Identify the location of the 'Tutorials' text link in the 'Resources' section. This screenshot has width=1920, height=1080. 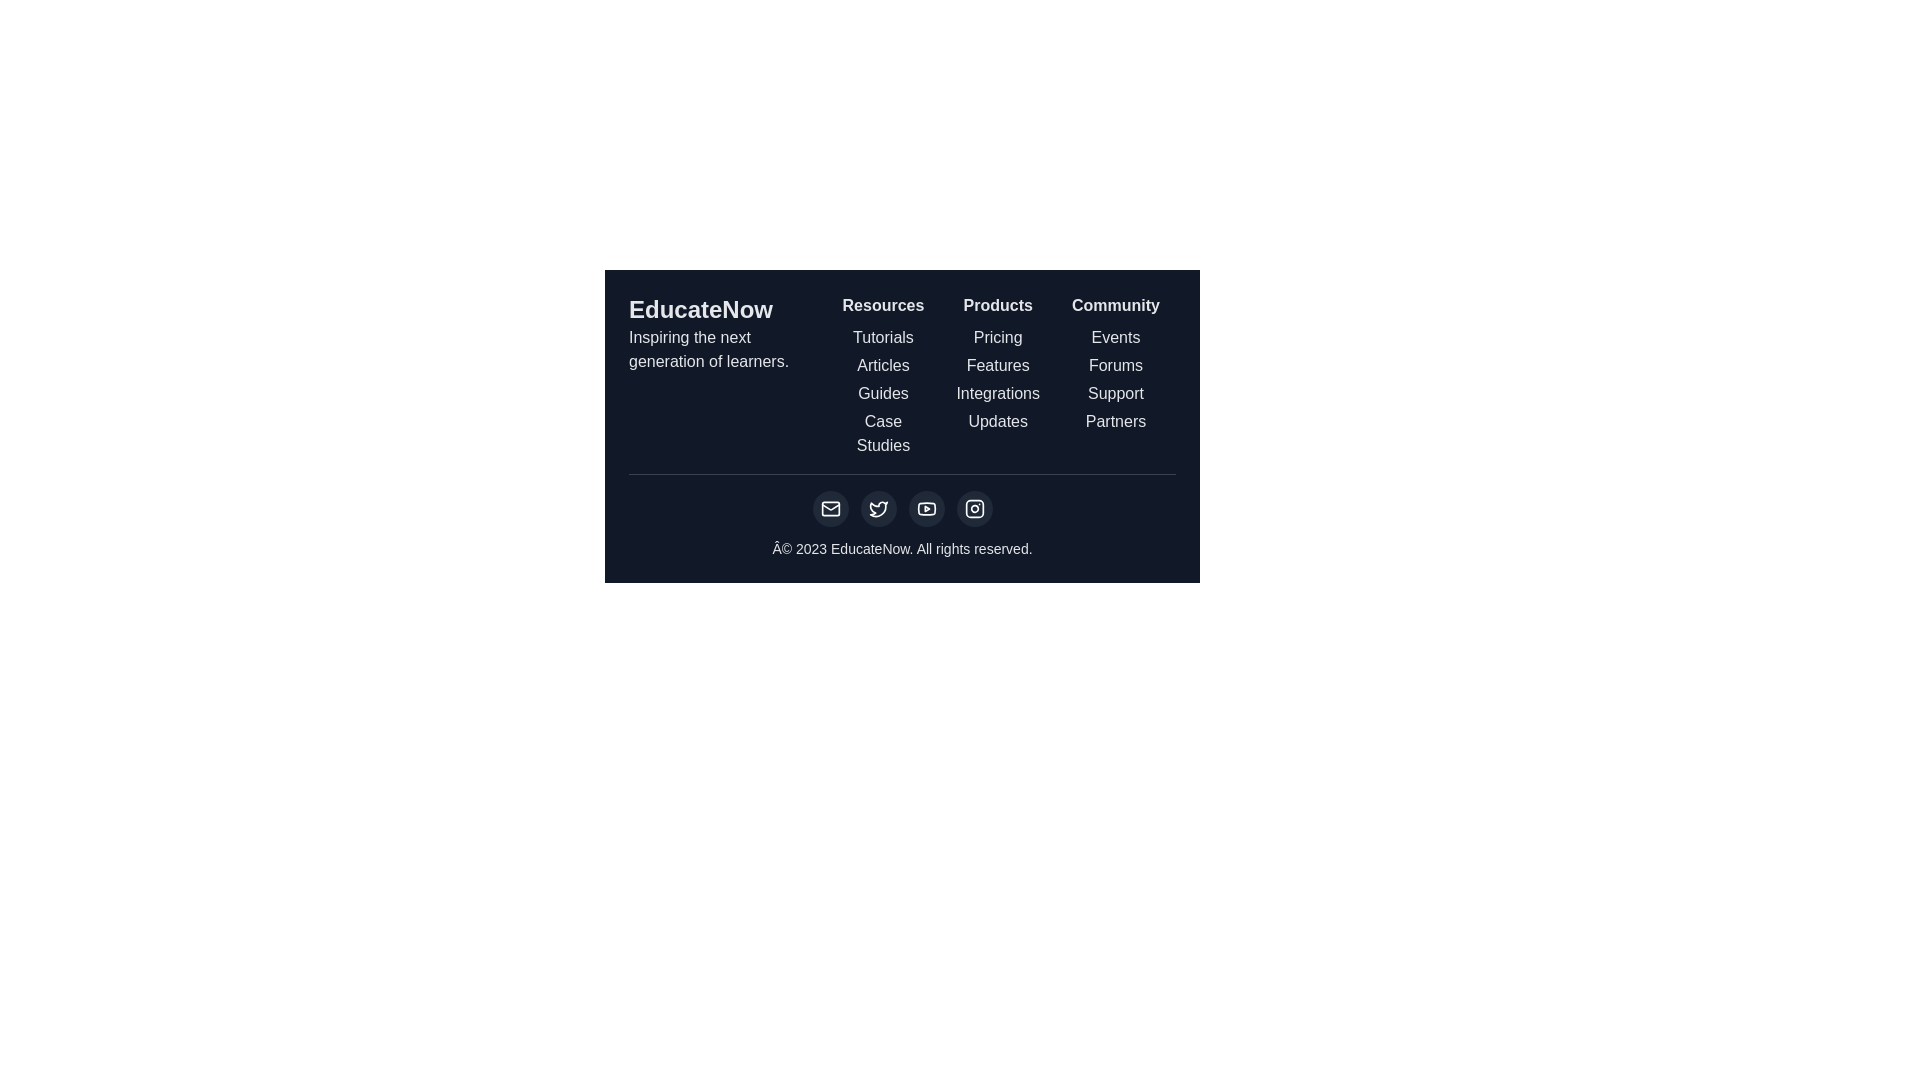
(882, 337).